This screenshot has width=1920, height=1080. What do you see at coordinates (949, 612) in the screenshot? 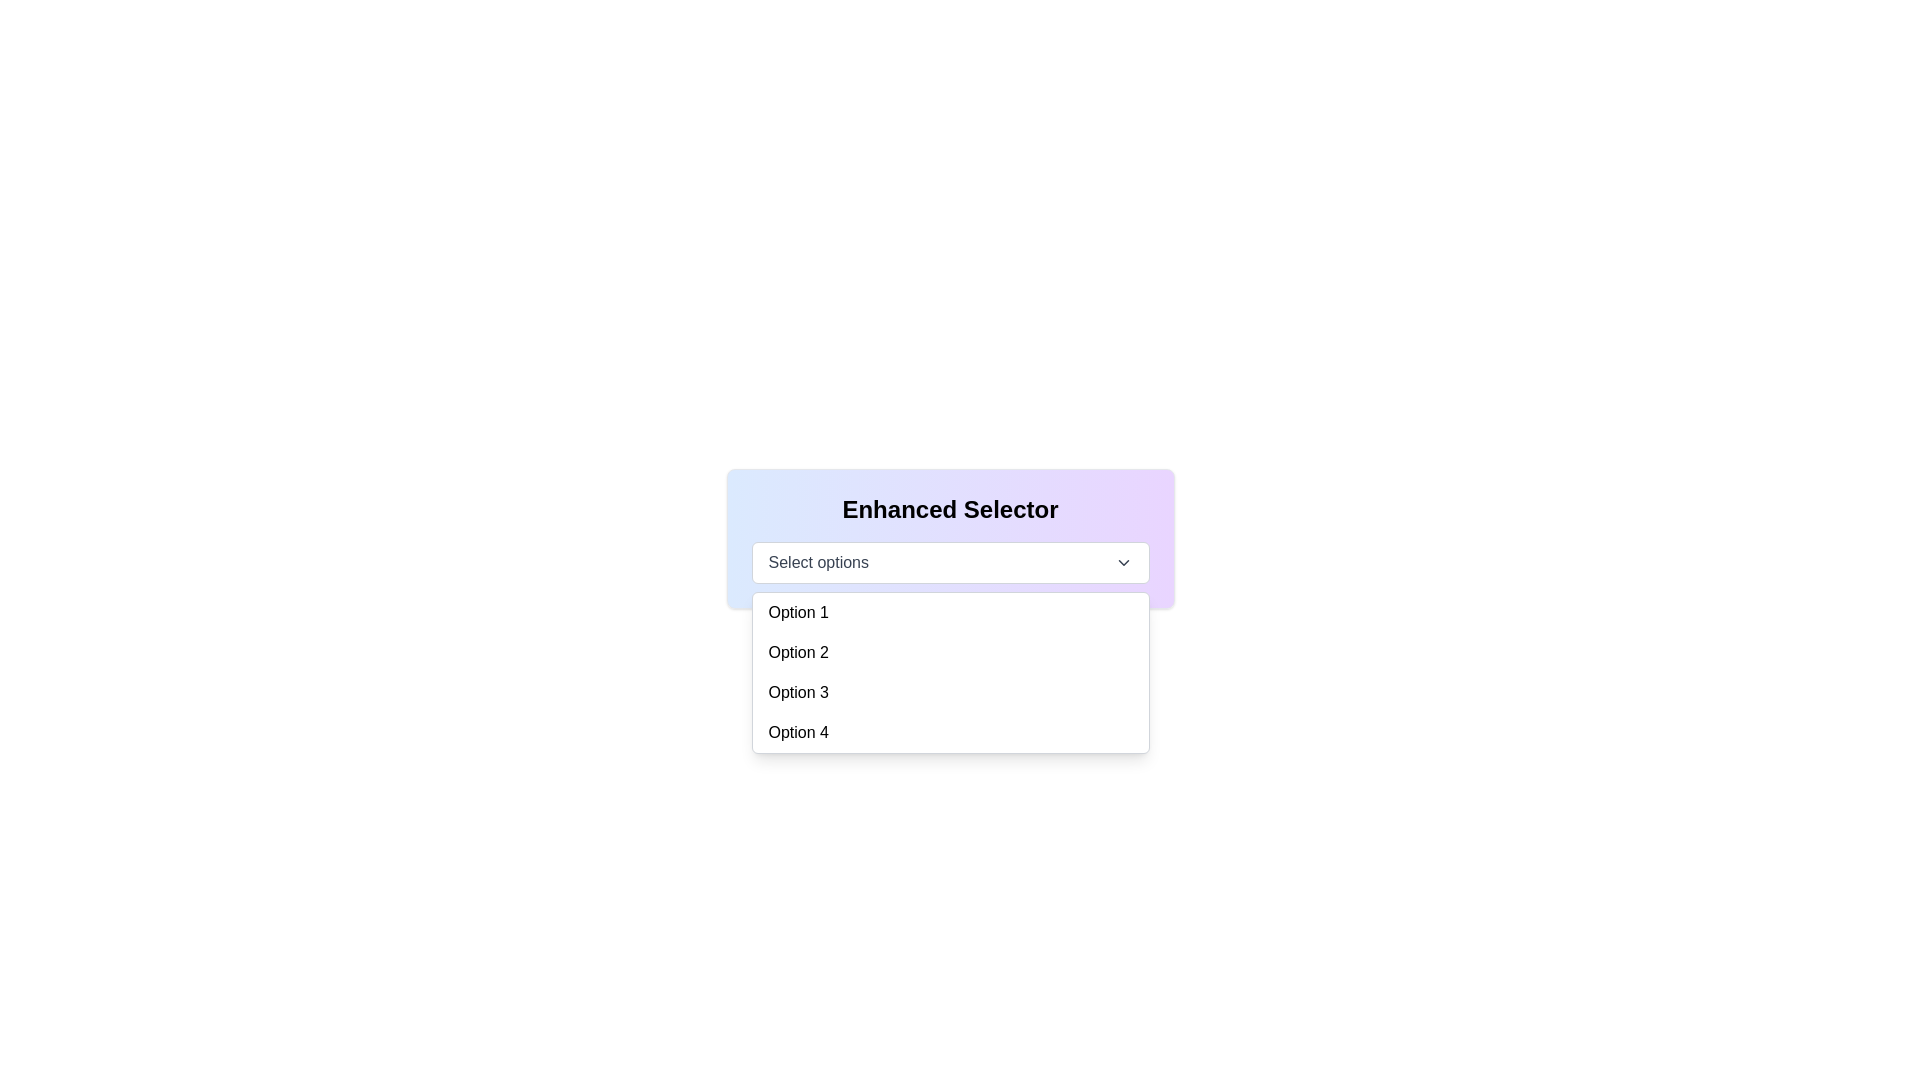
I see `the 'Option 1' dropdown option` at bounding box center [949, 612].